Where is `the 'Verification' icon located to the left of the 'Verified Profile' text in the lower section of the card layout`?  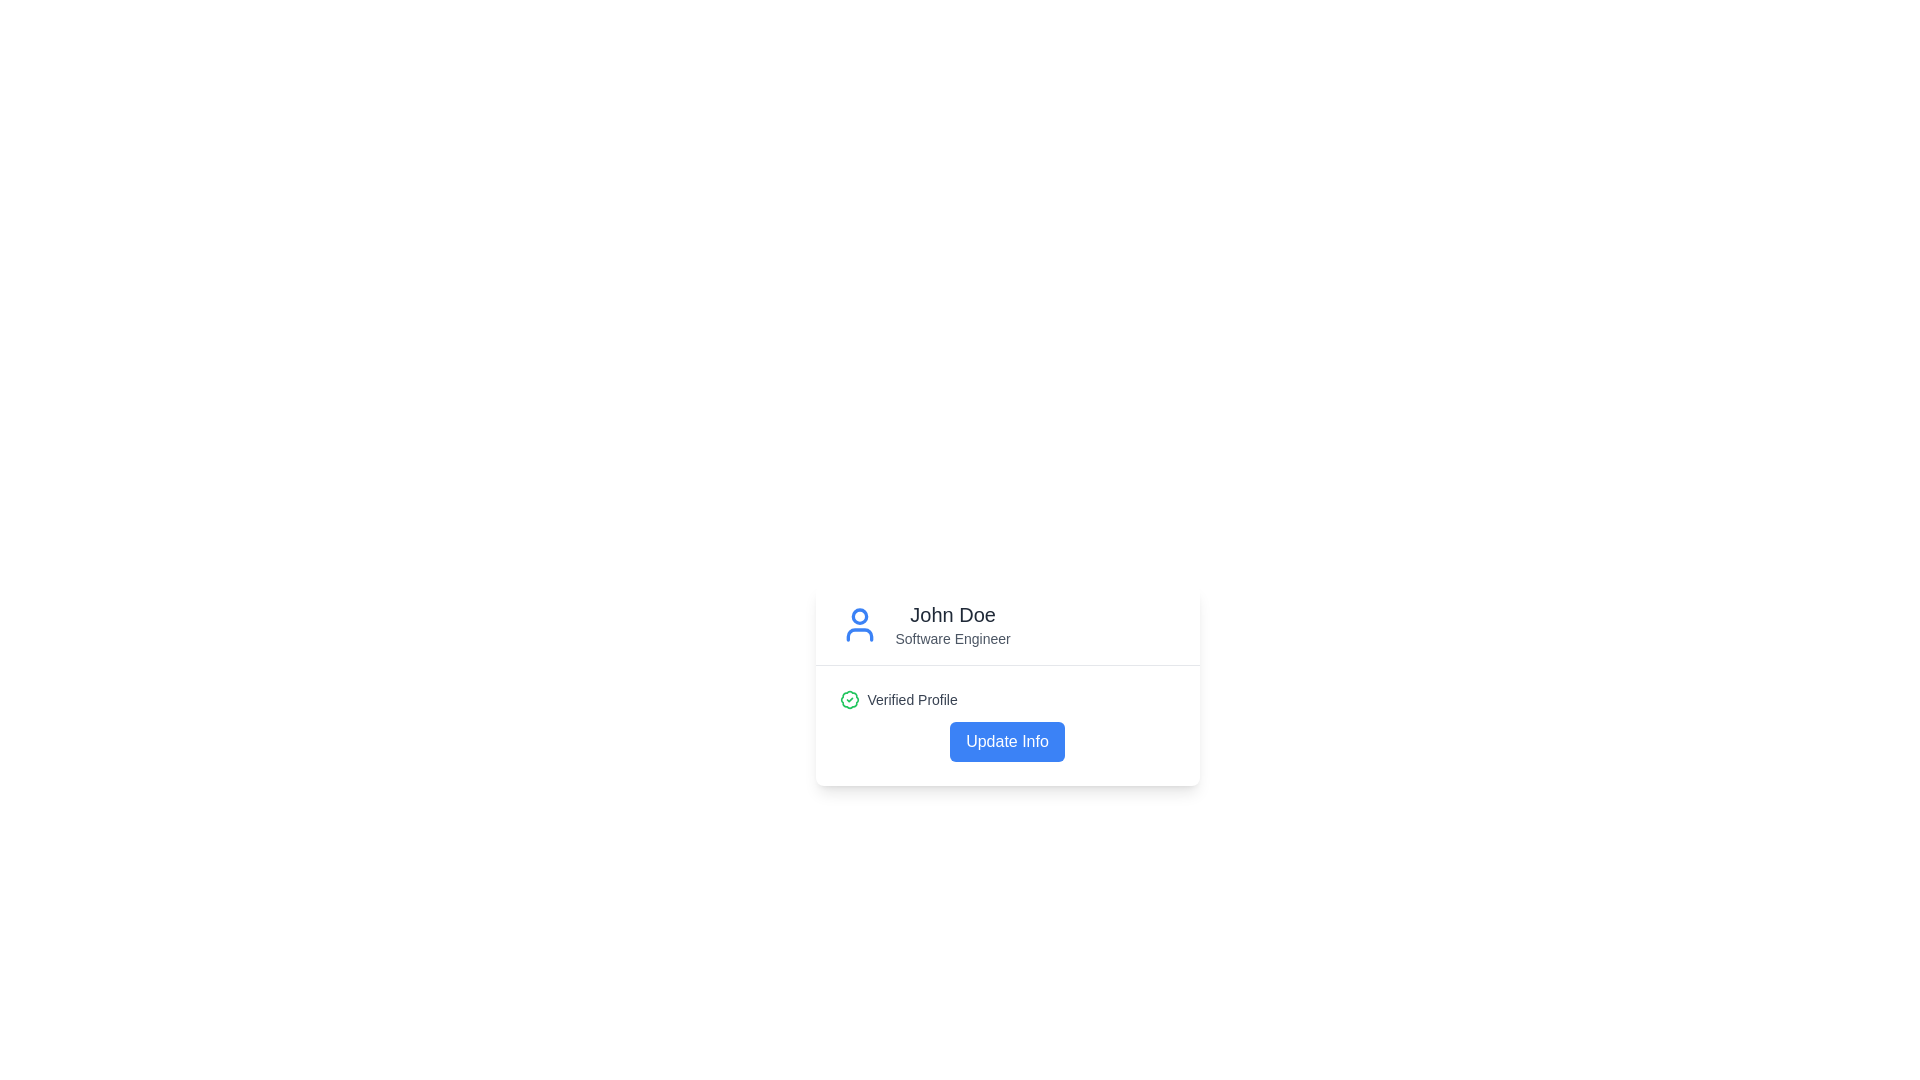
the 'Verification' icon located to the left of the 'Verified Profile' text in the lower section of the card layout is located at coordinates (849, 698).